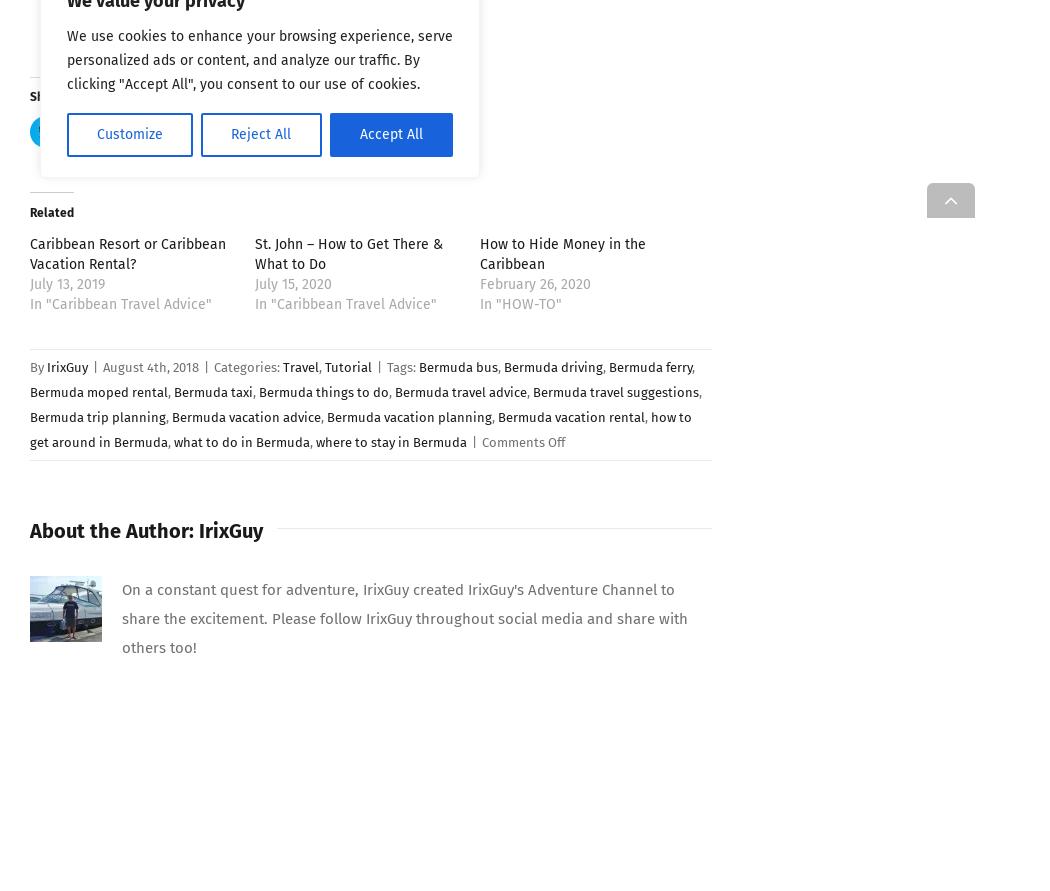 This screenshot has height=891, width=1050. What do you see at coordinates (248, 366) in the screenshot?
I see `'Categories:'` at bounding box center [248, 366].